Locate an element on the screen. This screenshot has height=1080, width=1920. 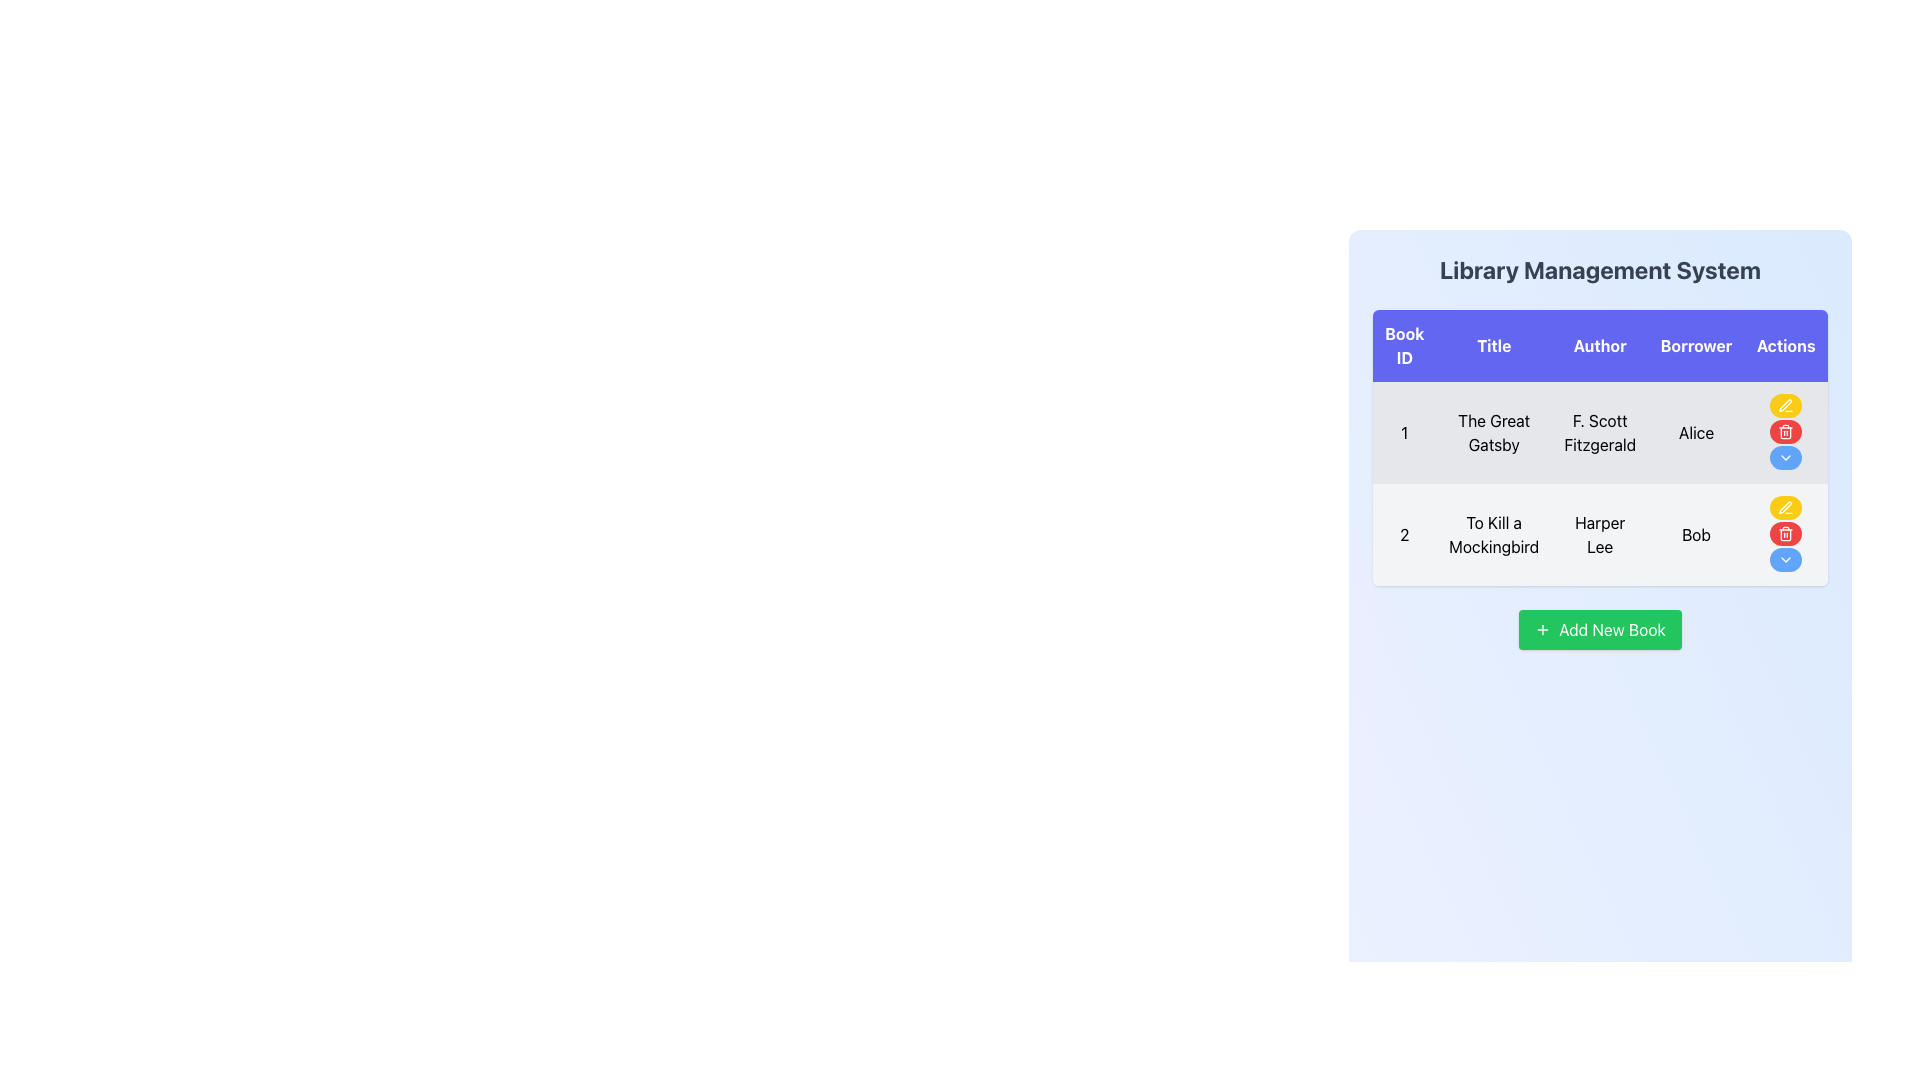
the small plus sign icon located within the 'Add New Book' button, which has a green background and white text is located at coordinates (1542, 628).